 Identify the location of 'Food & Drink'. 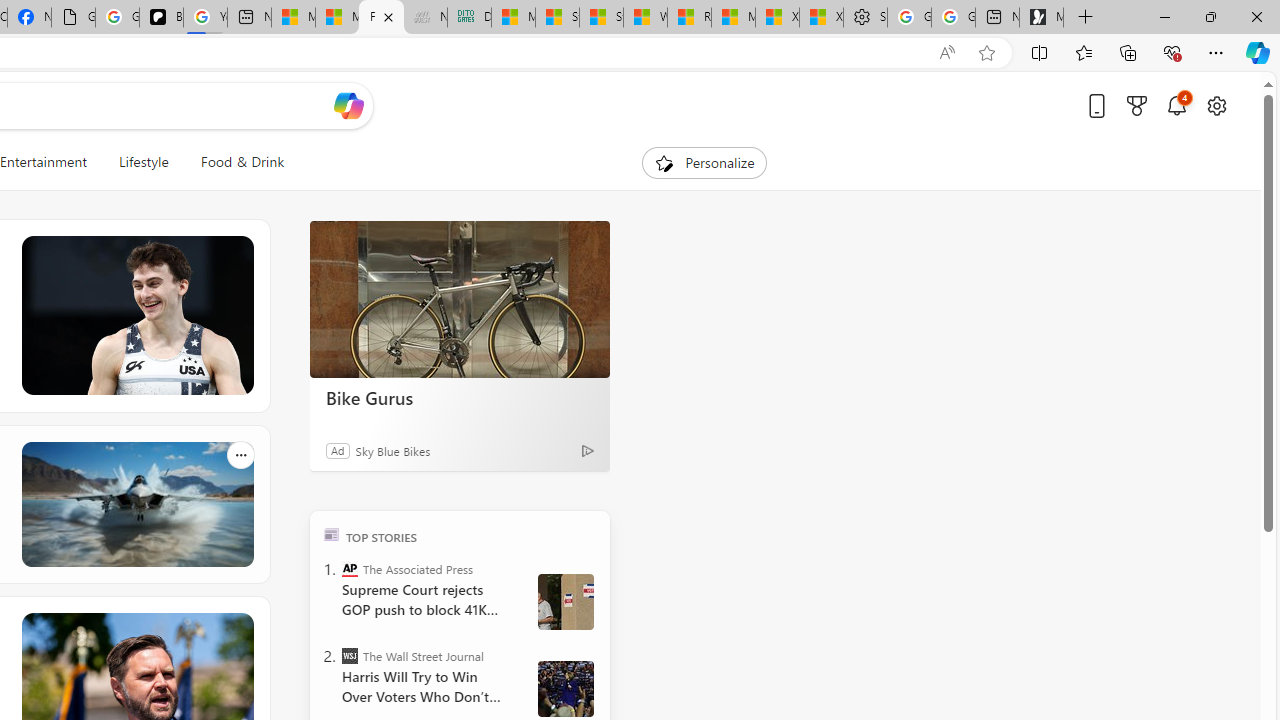
(241, 162).